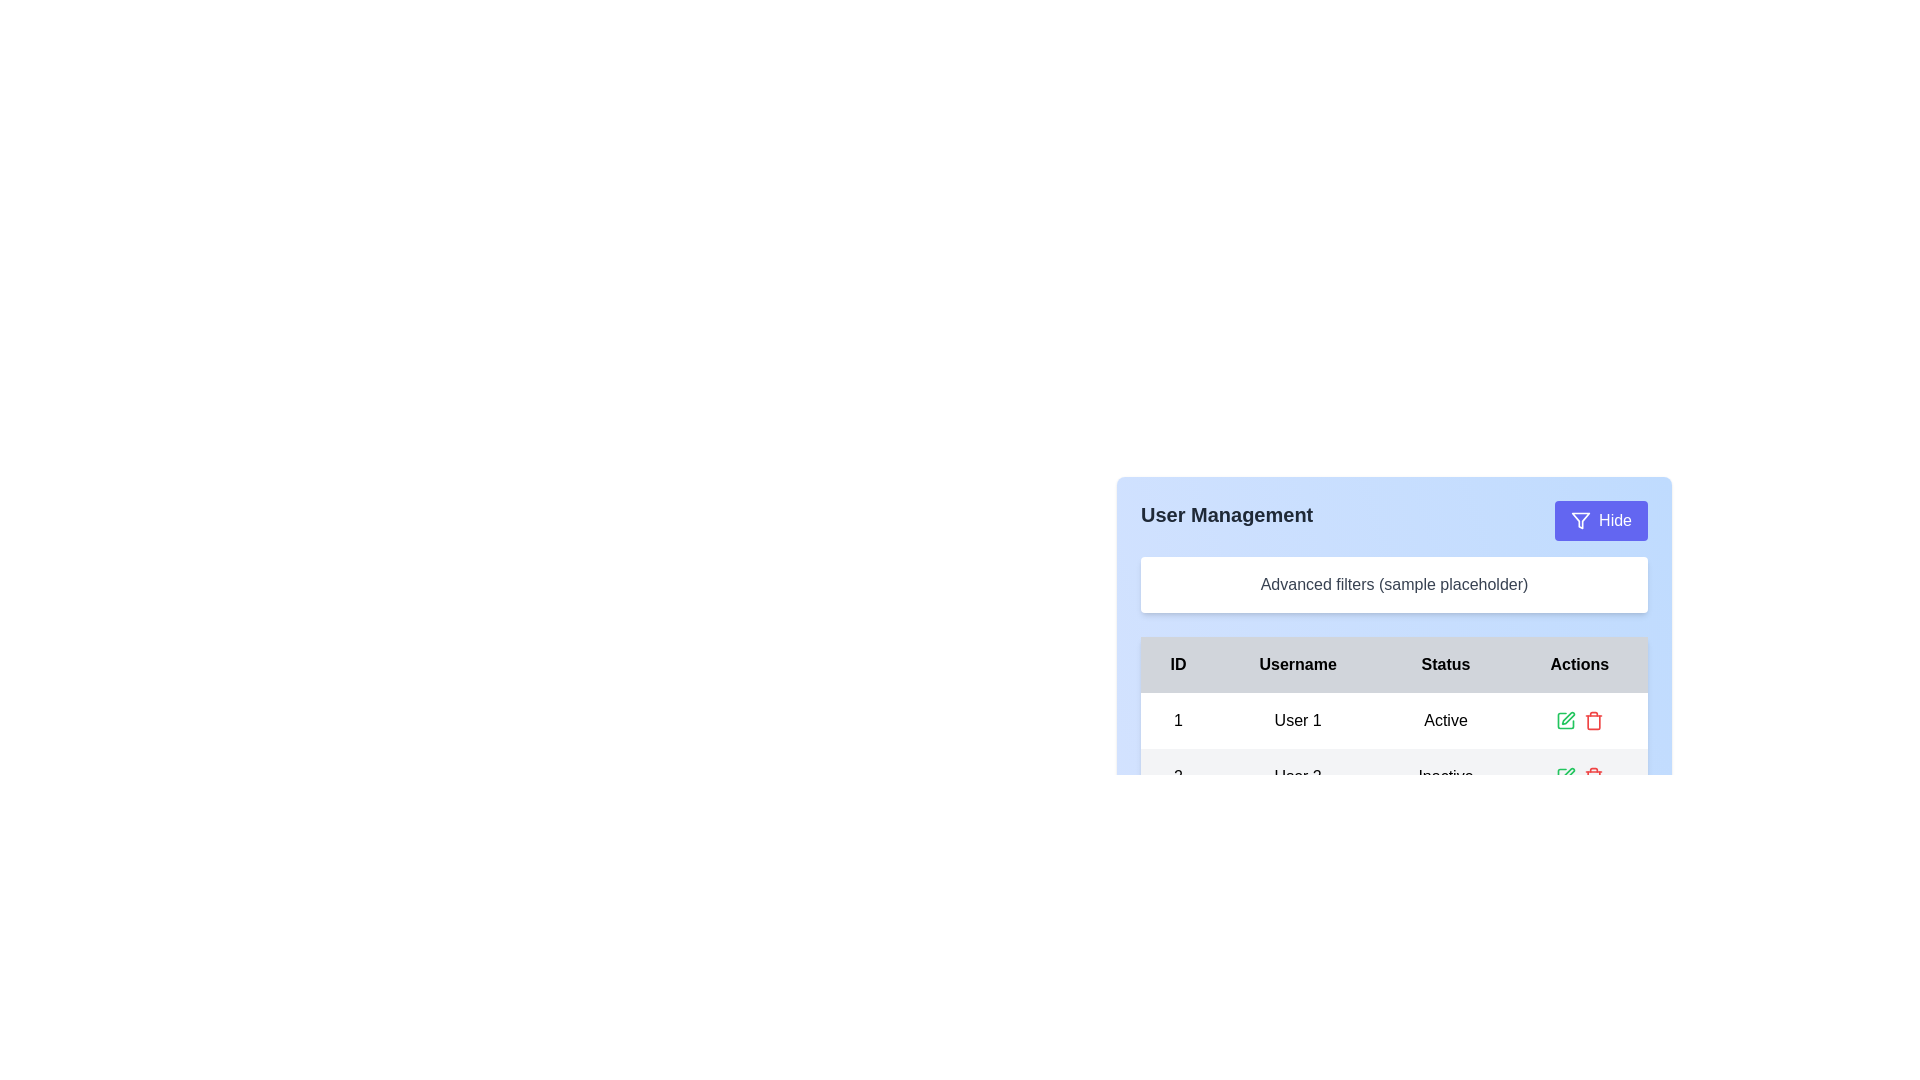 The width and height of the screenshot is (1920, 1080). I want to click on the middle part of the trash can icon representing the 'Delete' action in the user management interface, so click(1592, 777).